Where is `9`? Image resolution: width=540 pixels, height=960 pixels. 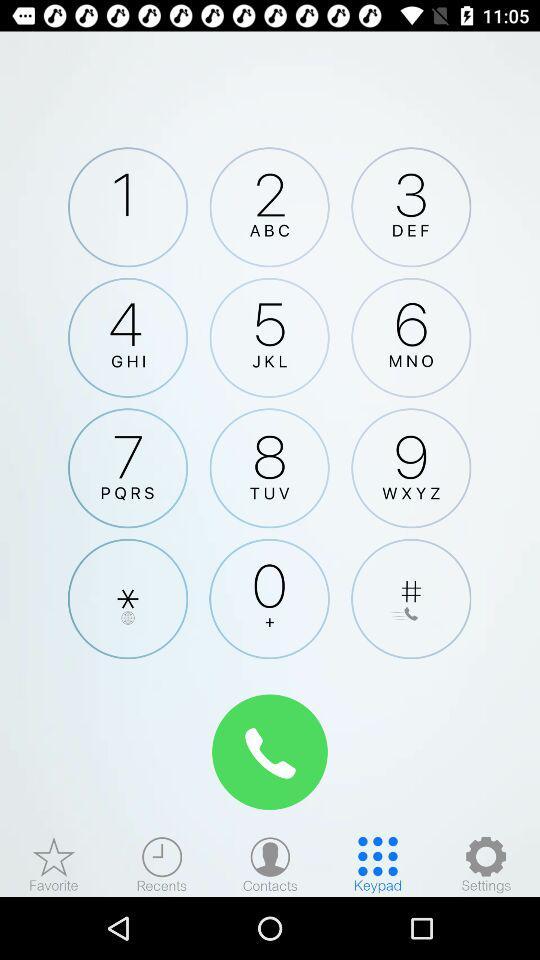
9 is located at coordinates (410, 468).